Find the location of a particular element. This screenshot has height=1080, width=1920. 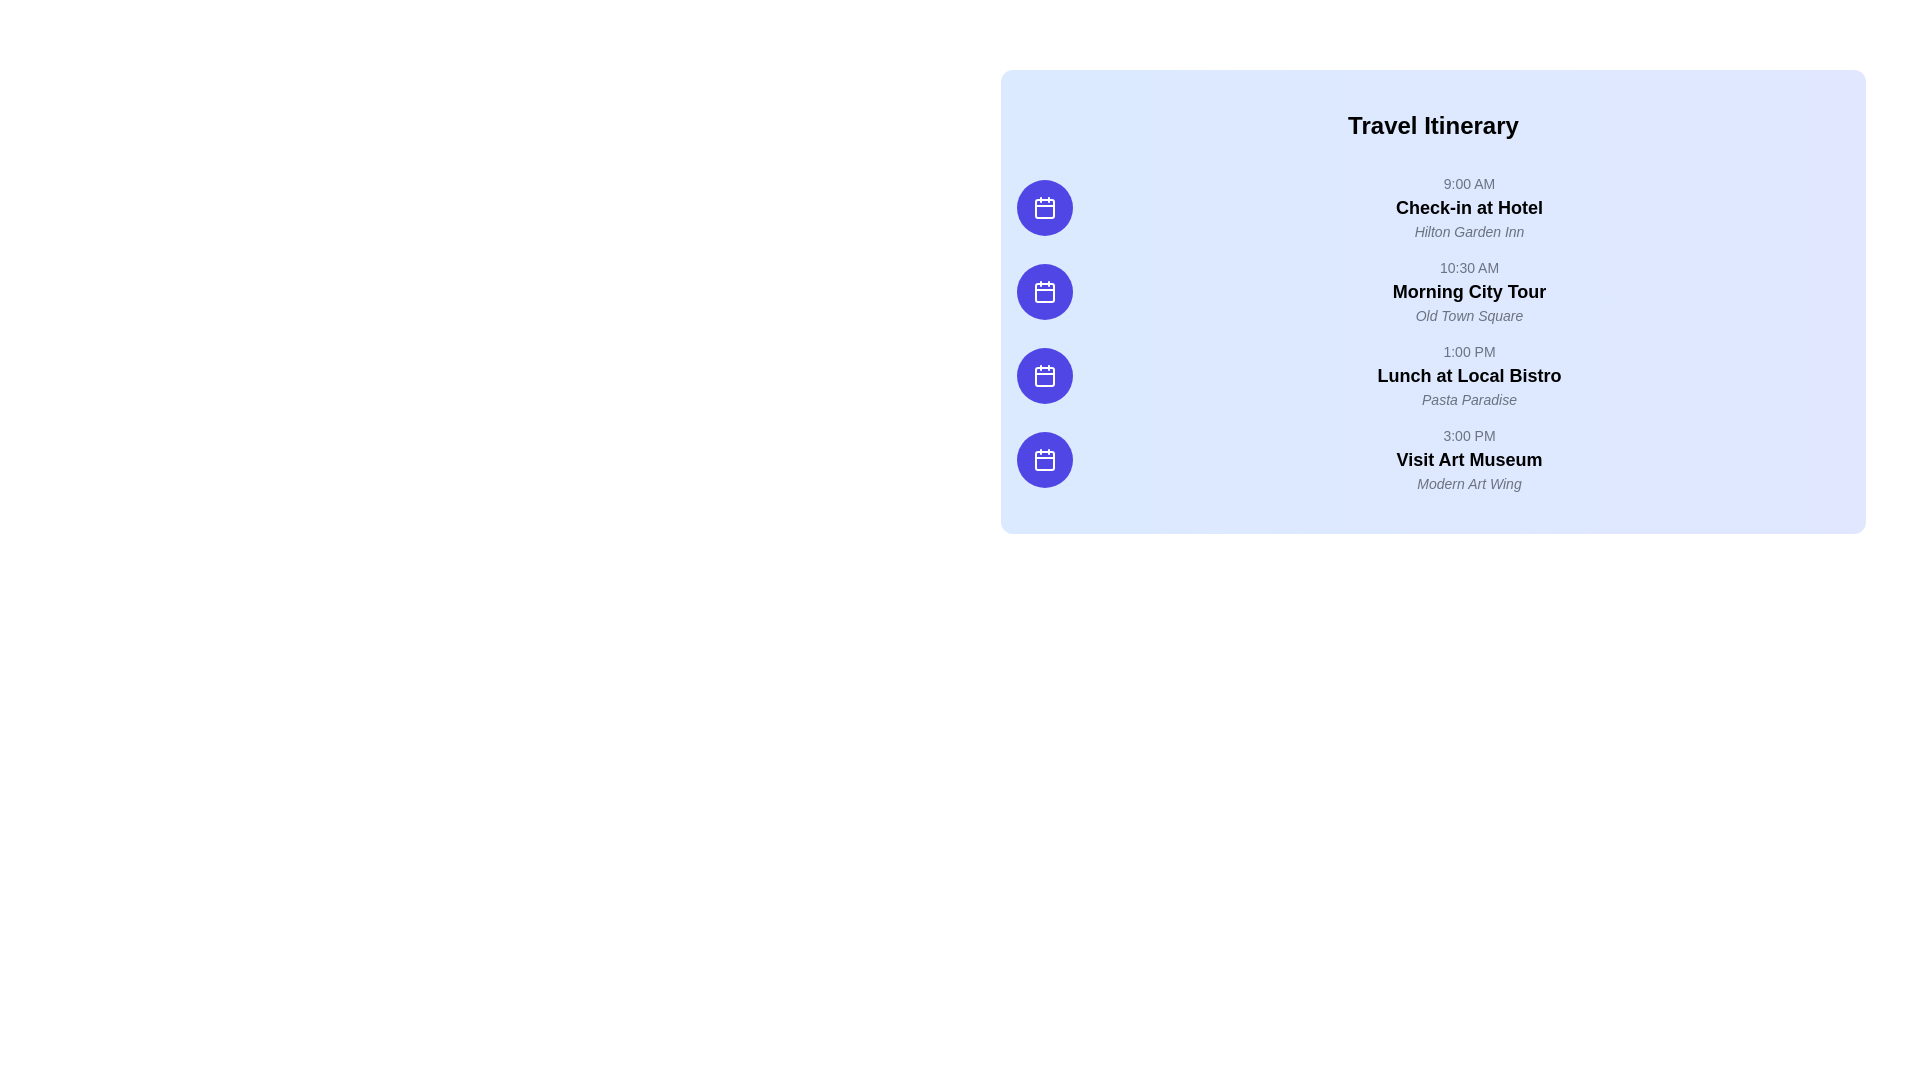

the text label that displays 'Hilton Garden Inn', styled in a smaller, italicized gray font, located under the 'Check-in at Hotel' text is located at coordinates (1469, 230).